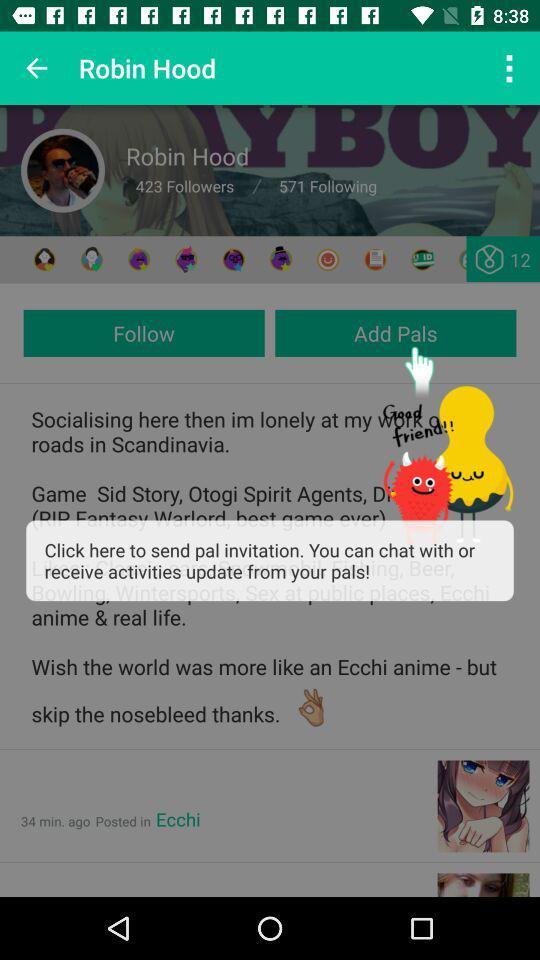 This screenshot has height=960, width=540. What do you see at coordinates (44, 258) in the screenshot?
I see `friend profile` at bounding box center [44, 258].